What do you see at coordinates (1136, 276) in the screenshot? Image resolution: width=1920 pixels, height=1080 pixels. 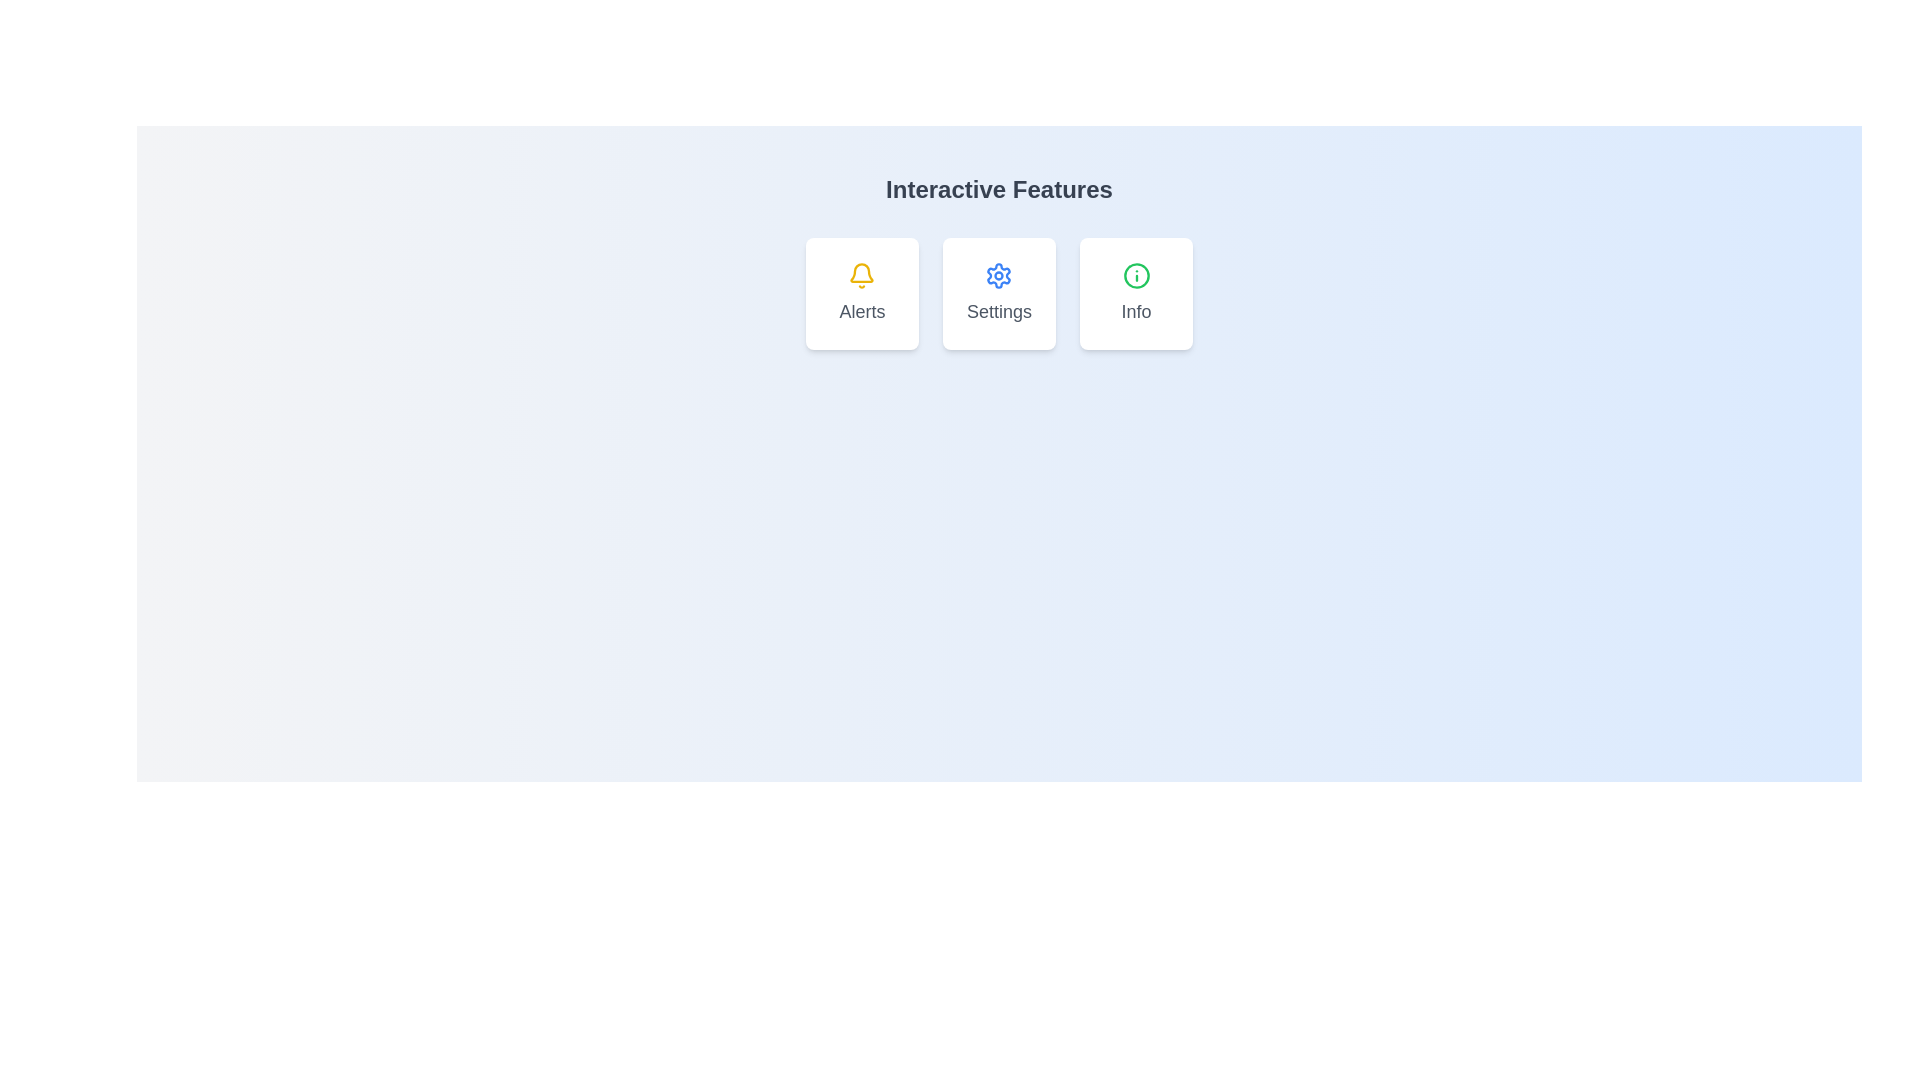 I see `the 'Info' icon represented as a circle, located near the center of the icon among similar icons such as 'Alerts' and 'Settings'` at bounding box center [1136, 276].